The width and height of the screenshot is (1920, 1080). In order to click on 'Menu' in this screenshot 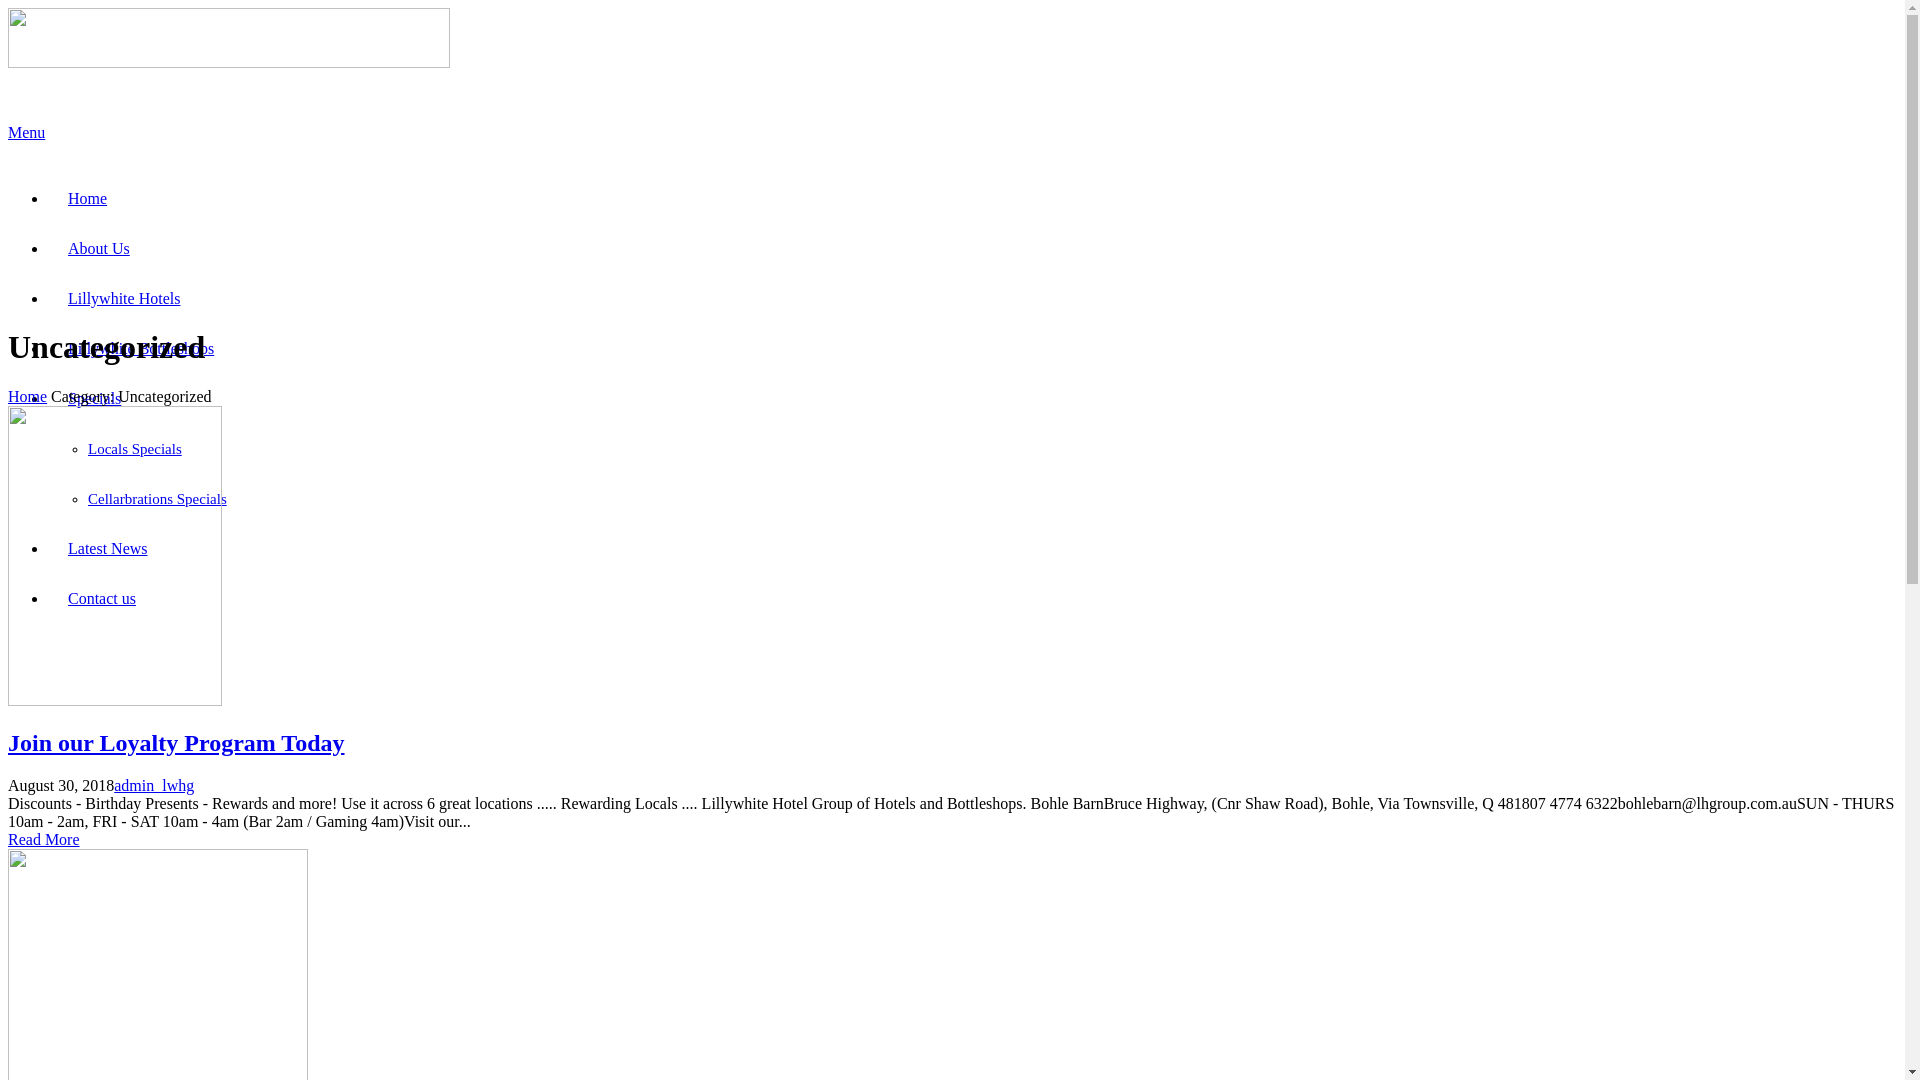, I will do `click(951, 139)`.